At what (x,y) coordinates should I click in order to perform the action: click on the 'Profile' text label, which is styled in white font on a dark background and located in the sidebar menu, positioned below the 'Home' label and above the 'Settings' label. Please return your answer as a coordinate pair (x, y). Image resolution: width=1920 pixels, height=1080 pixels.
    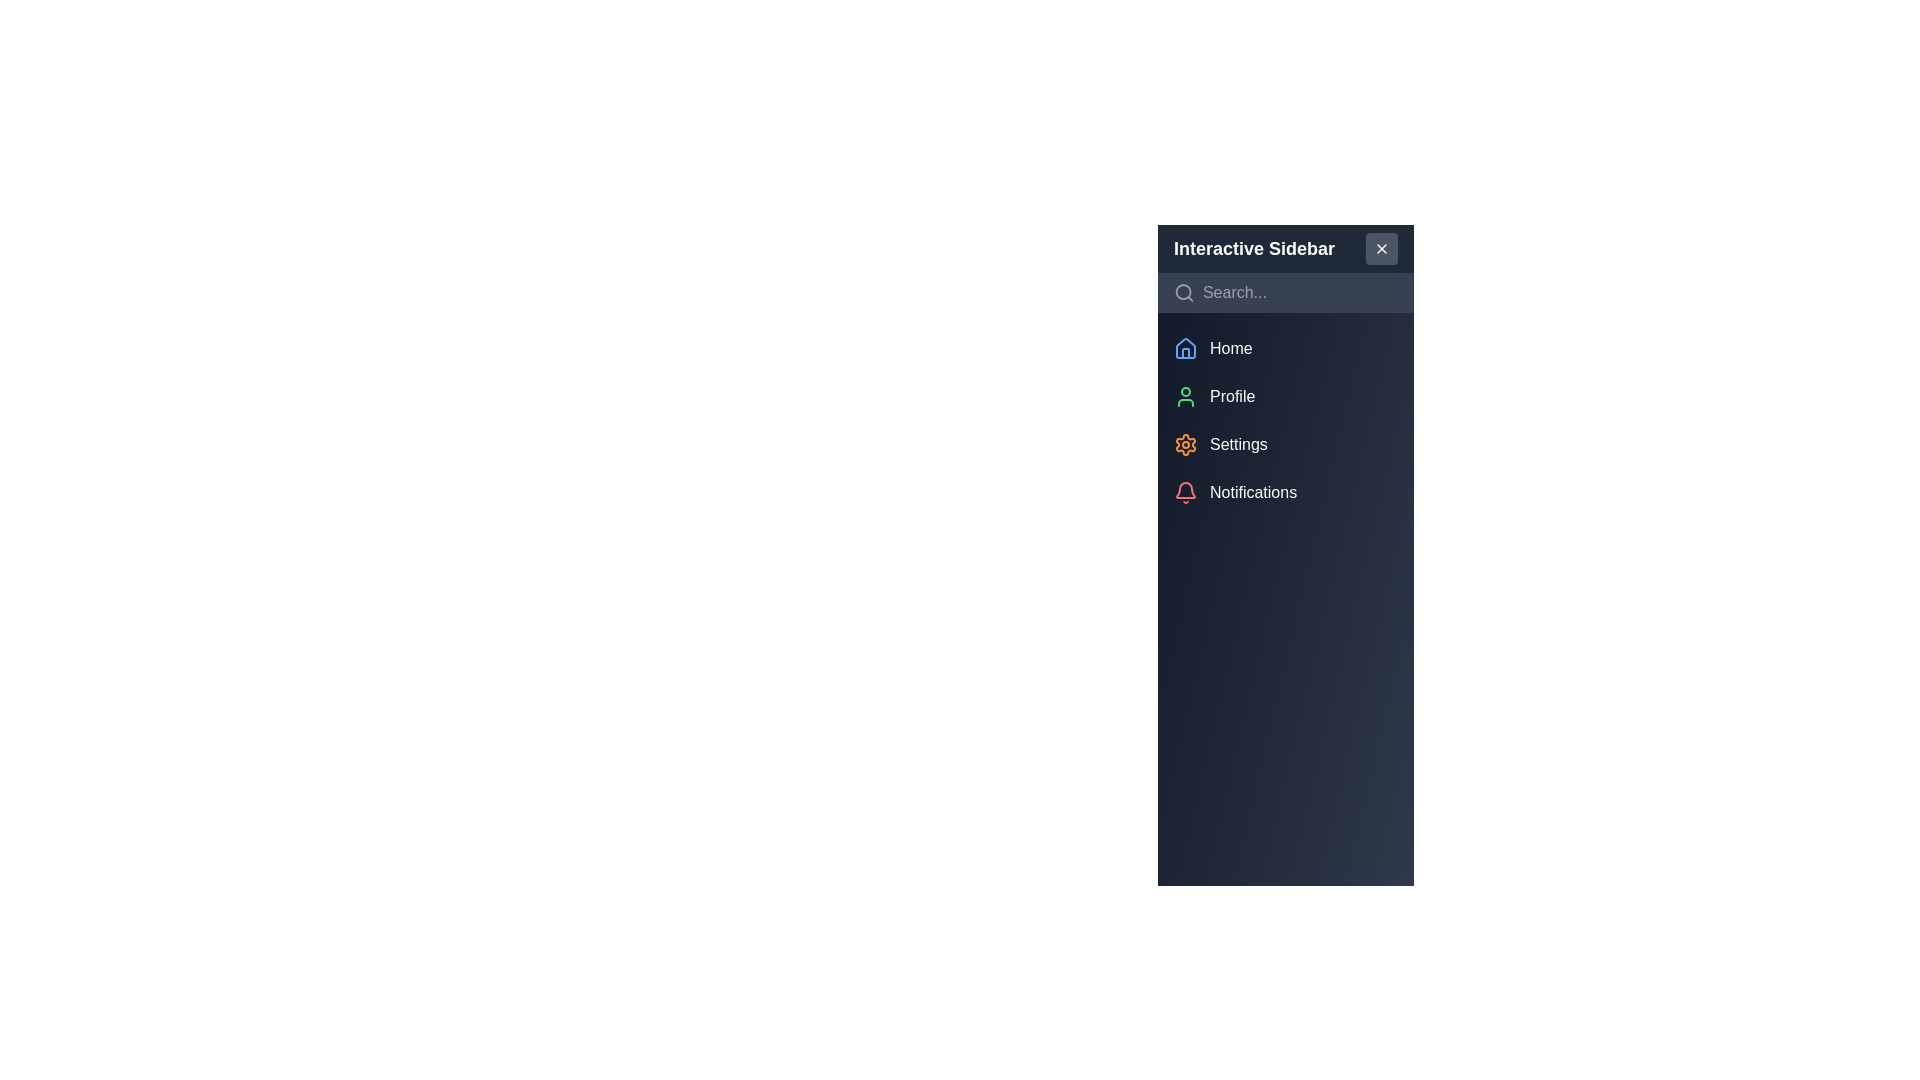
    Looking at the image, I should click on (1231, 397).